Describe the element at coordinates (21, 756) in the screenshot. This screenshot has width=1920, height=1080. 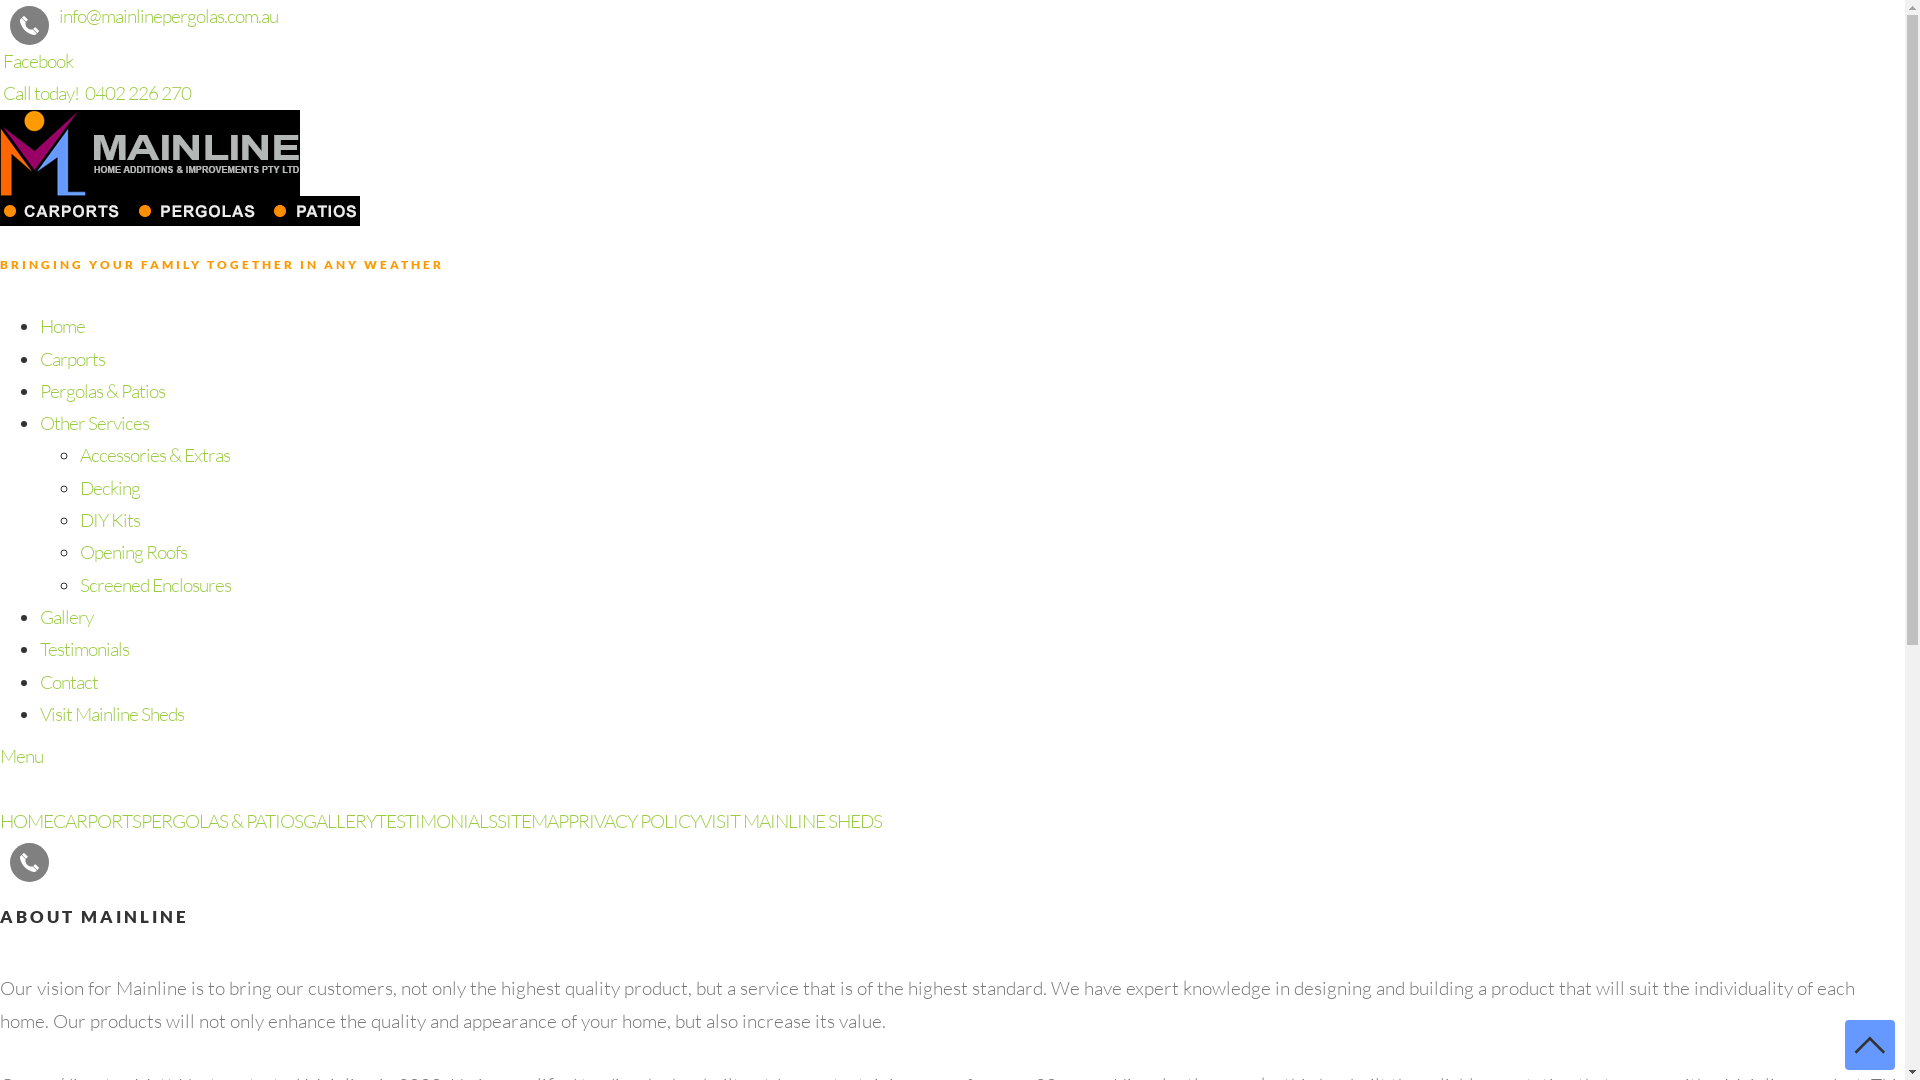
I see `'Menu'` at that location.